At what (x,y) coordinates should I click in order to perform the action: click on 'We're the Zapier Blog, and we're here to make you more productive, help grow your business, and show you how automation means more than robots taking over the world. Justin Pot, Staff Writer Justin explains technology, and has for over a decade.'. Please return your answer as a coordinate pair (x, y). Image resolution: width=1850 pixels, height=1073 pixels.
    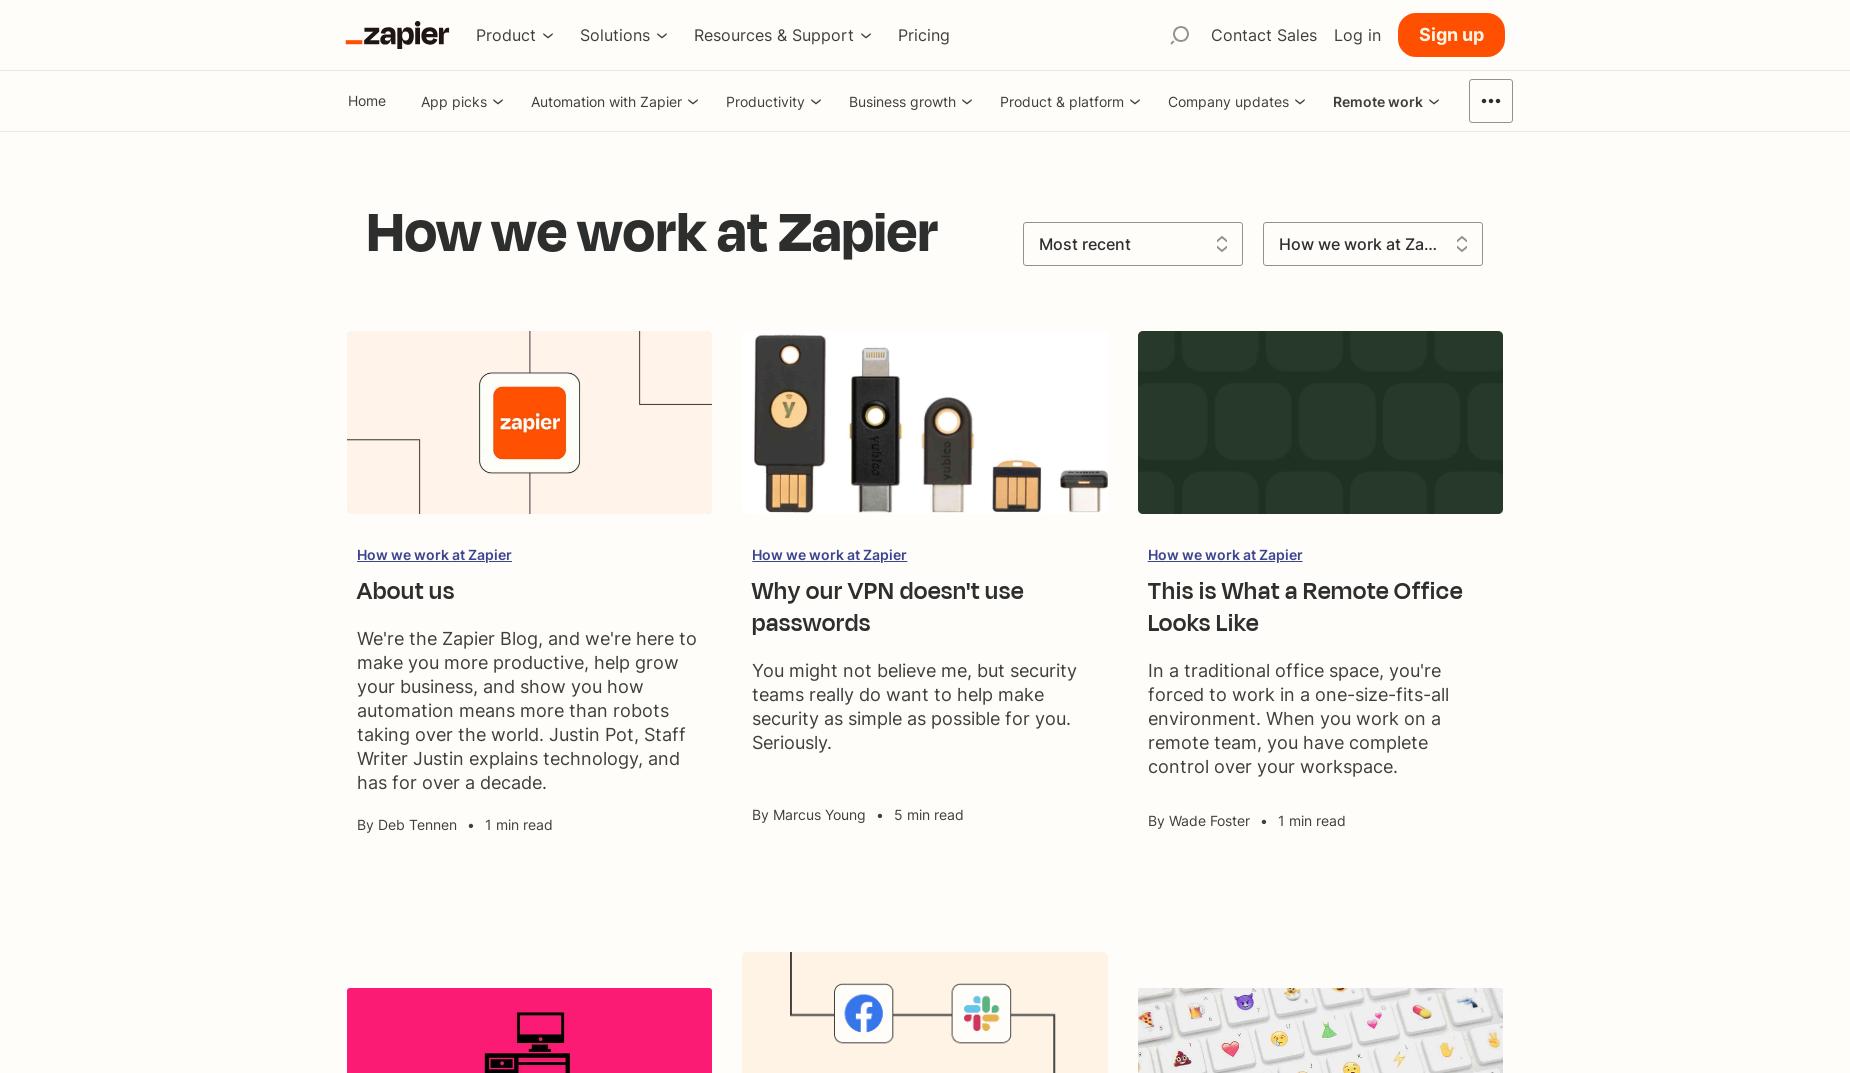
    Looking at the image, I should click on (527, 710).